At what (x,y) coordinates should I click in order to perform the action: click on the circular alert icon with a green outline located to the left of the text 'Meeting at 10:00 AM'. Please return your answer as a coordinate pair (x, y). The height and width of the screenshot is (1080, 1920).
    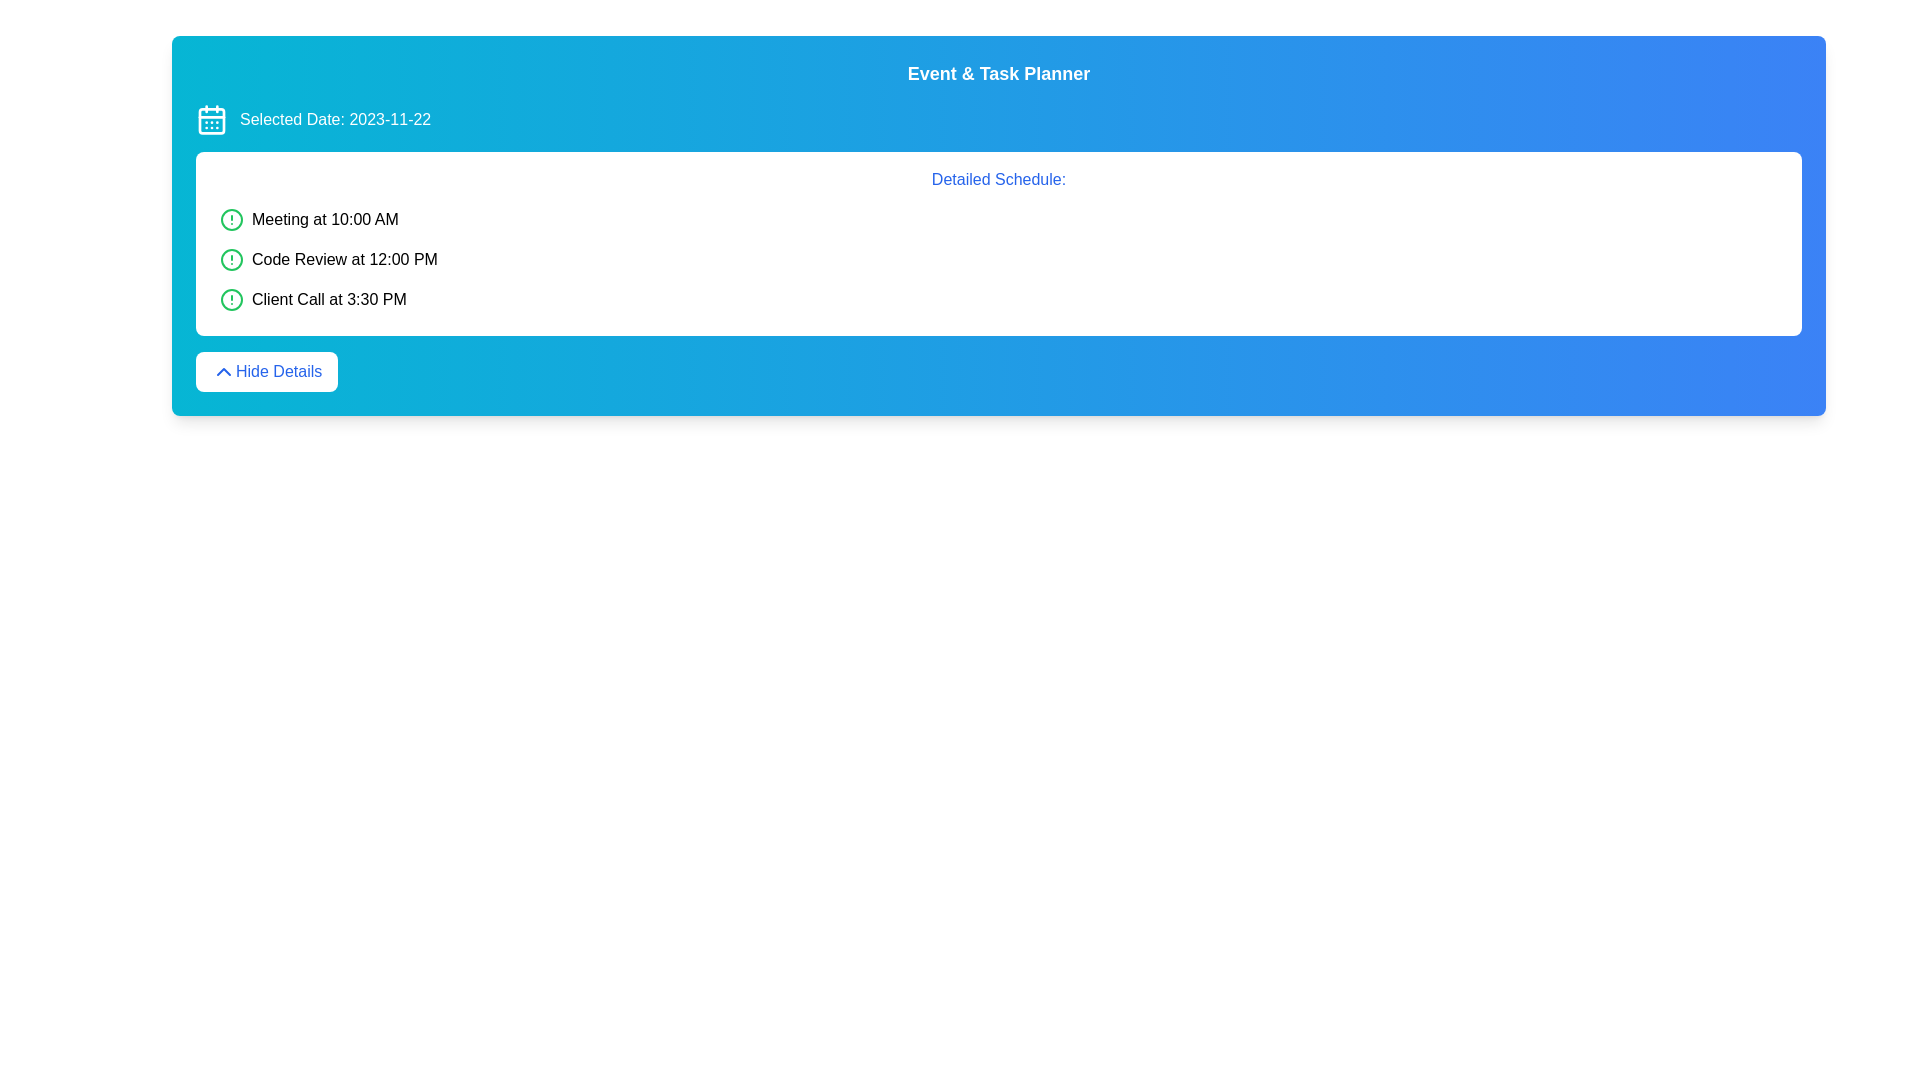
    Looking at the image, I should click on (231, 219).